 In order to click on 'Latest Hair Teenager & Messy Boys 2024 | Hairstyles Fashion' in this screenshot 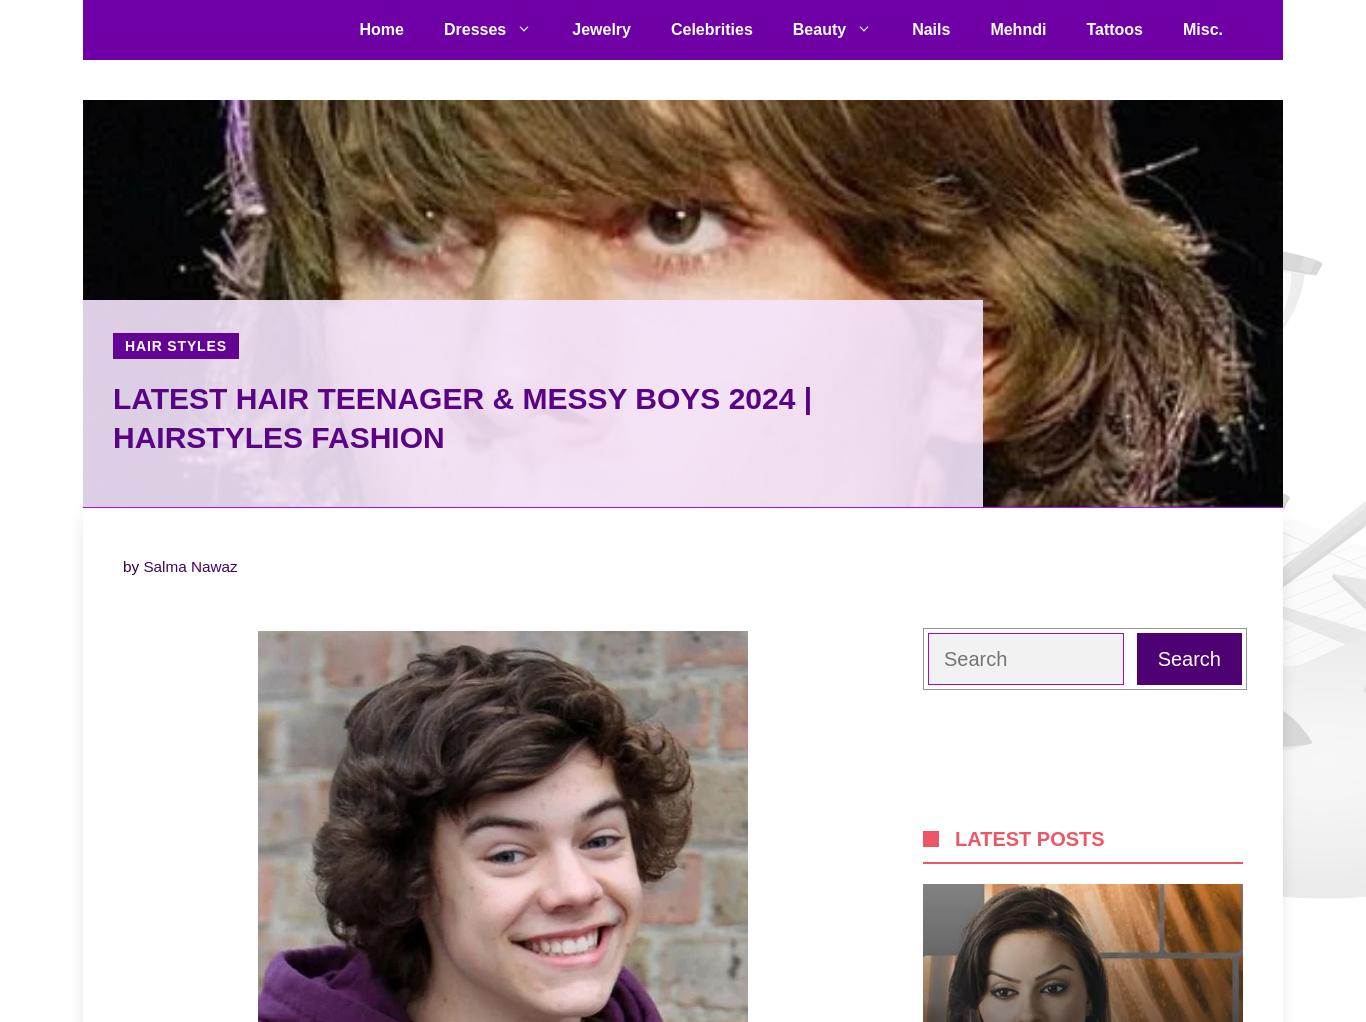, I will do `click(462, 417)`.